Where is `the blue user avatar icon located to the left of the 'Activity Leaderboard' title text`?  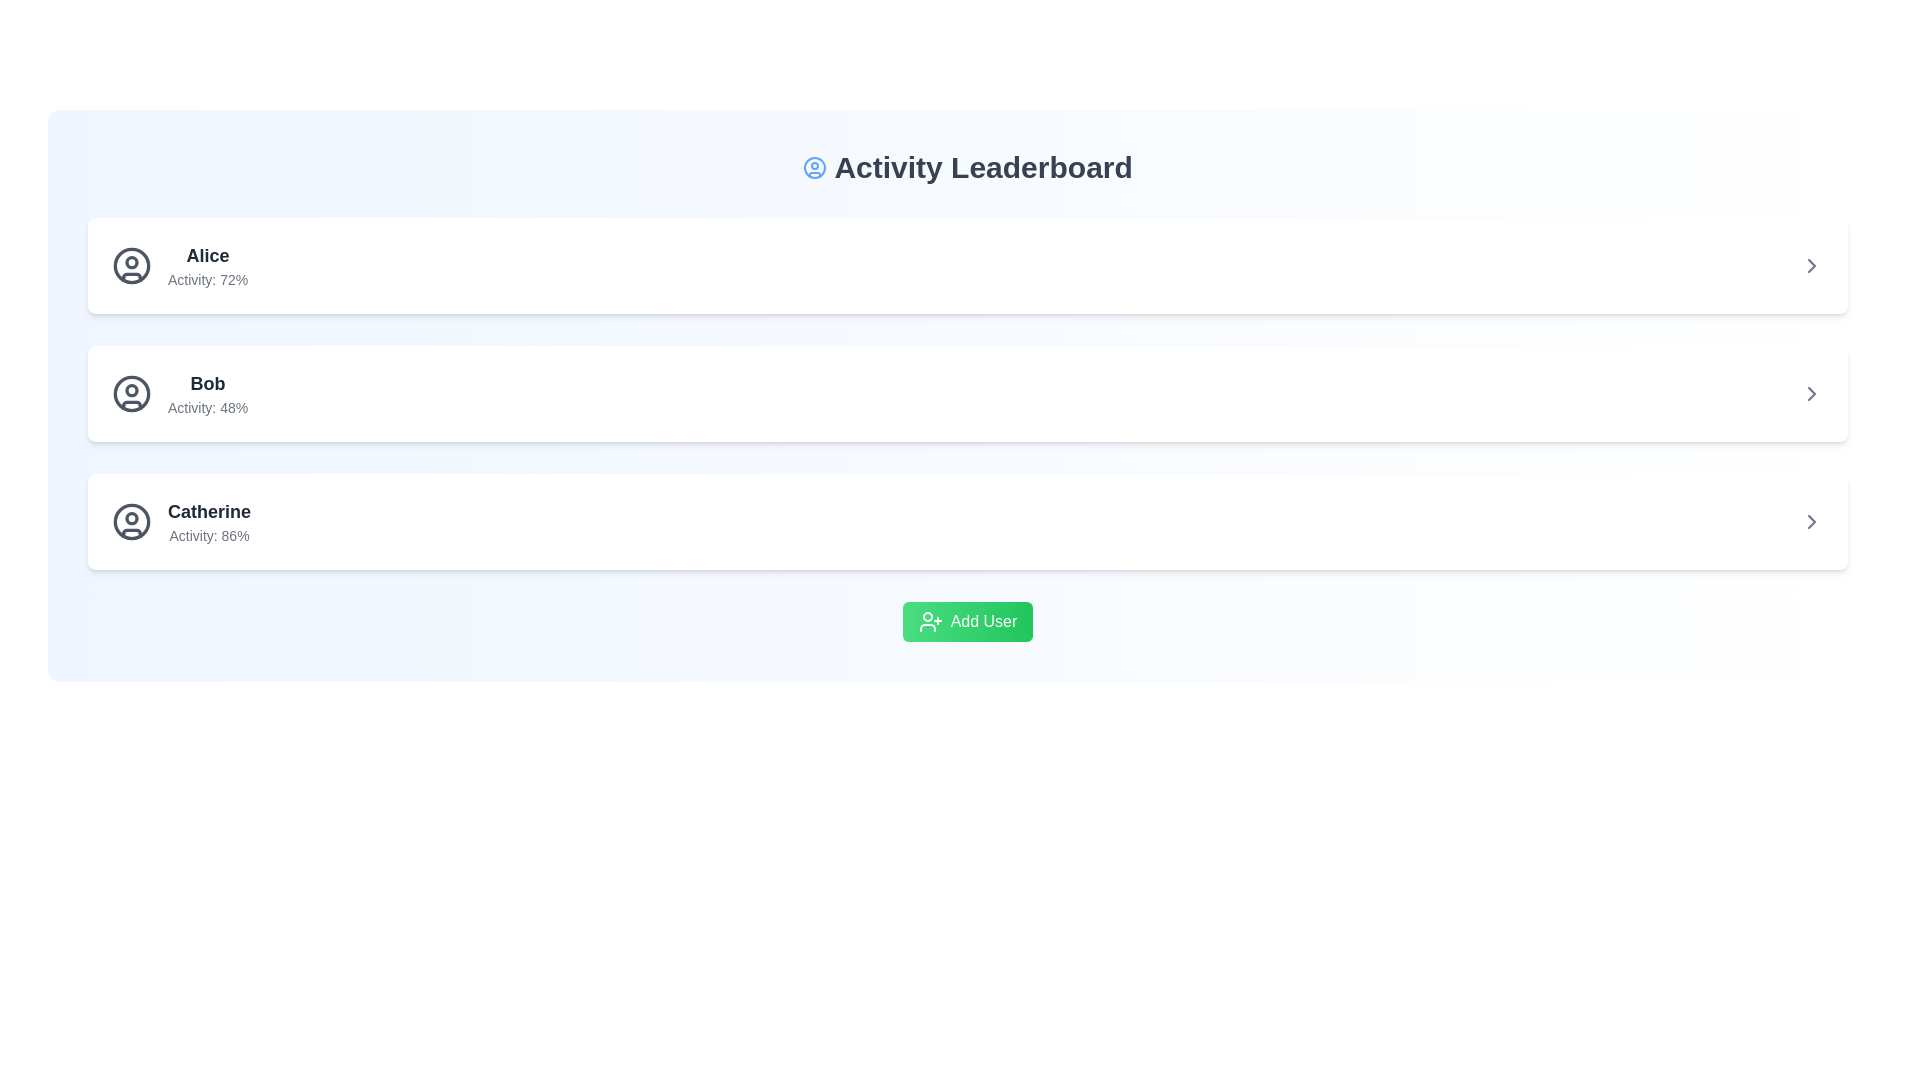
the blue user avatar icon located to the left of the 'Activity Leaderboard' title text is located at coordinates (815, 167).